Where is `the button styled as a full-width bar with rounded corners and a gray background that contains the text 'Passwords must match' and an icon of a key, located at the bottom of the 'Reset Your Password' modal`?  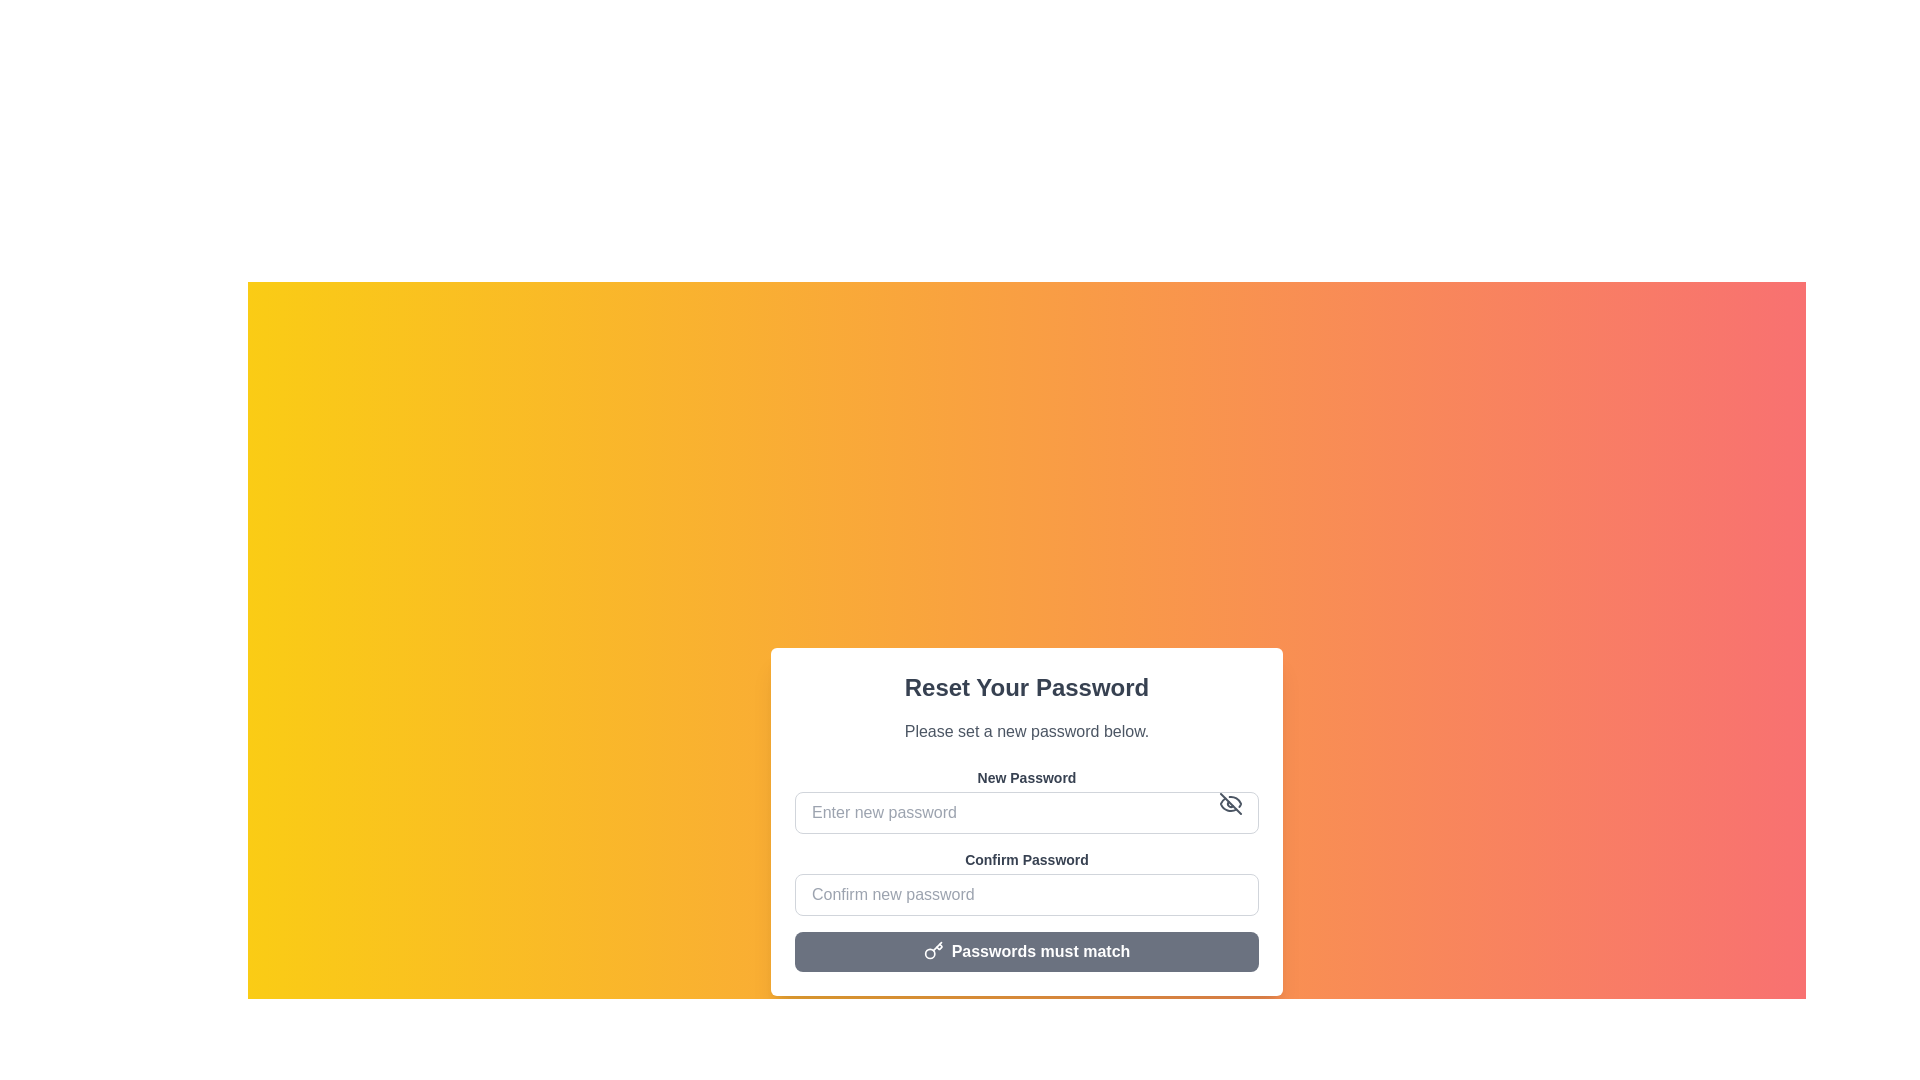 the button styled as a full-width bar with rounded corners and a gray background that contains the text 'Passwords must match' and an icon of a key, located at the bottom of the 'Reset Your Password' modal is located at coordinates (1027, 951).